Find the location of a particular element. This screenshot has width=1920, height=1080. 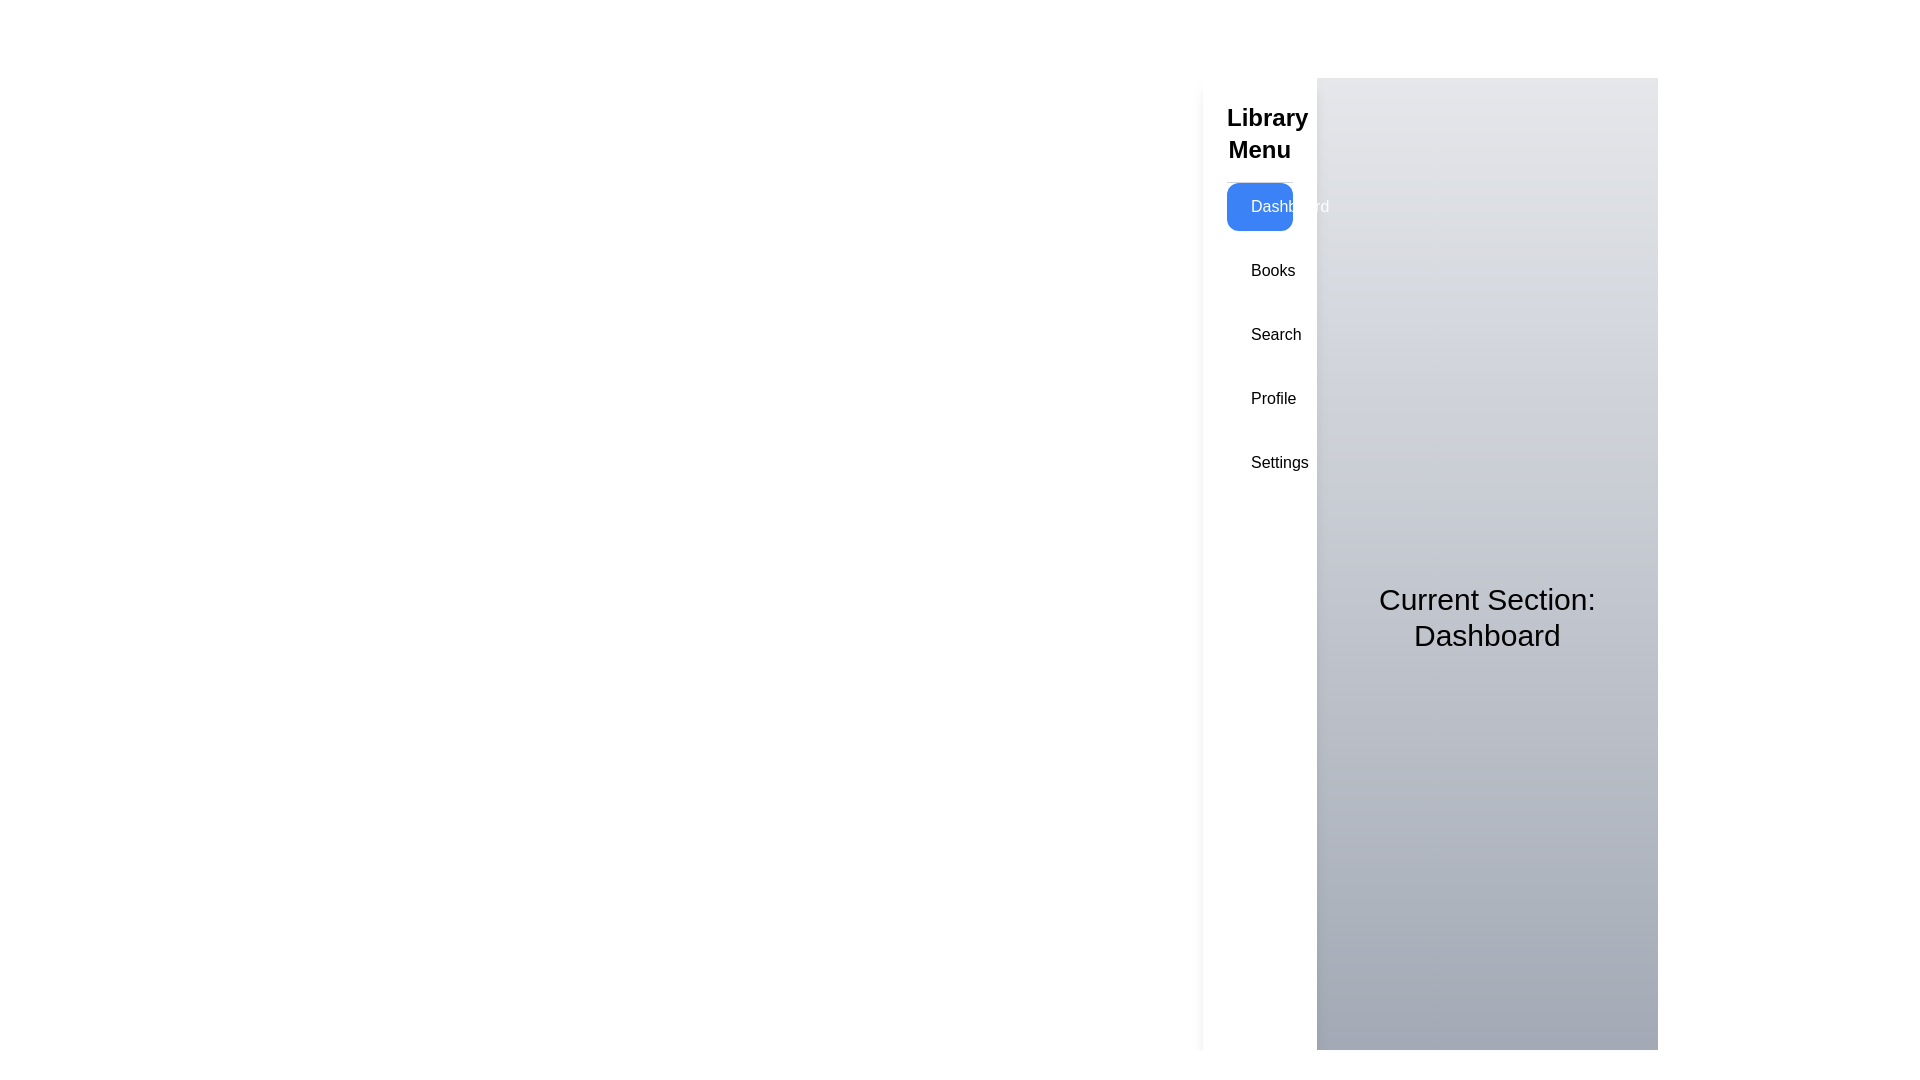

the menu item corresponding to Settings to navigate to that section is located at coordinates (1258, 462).